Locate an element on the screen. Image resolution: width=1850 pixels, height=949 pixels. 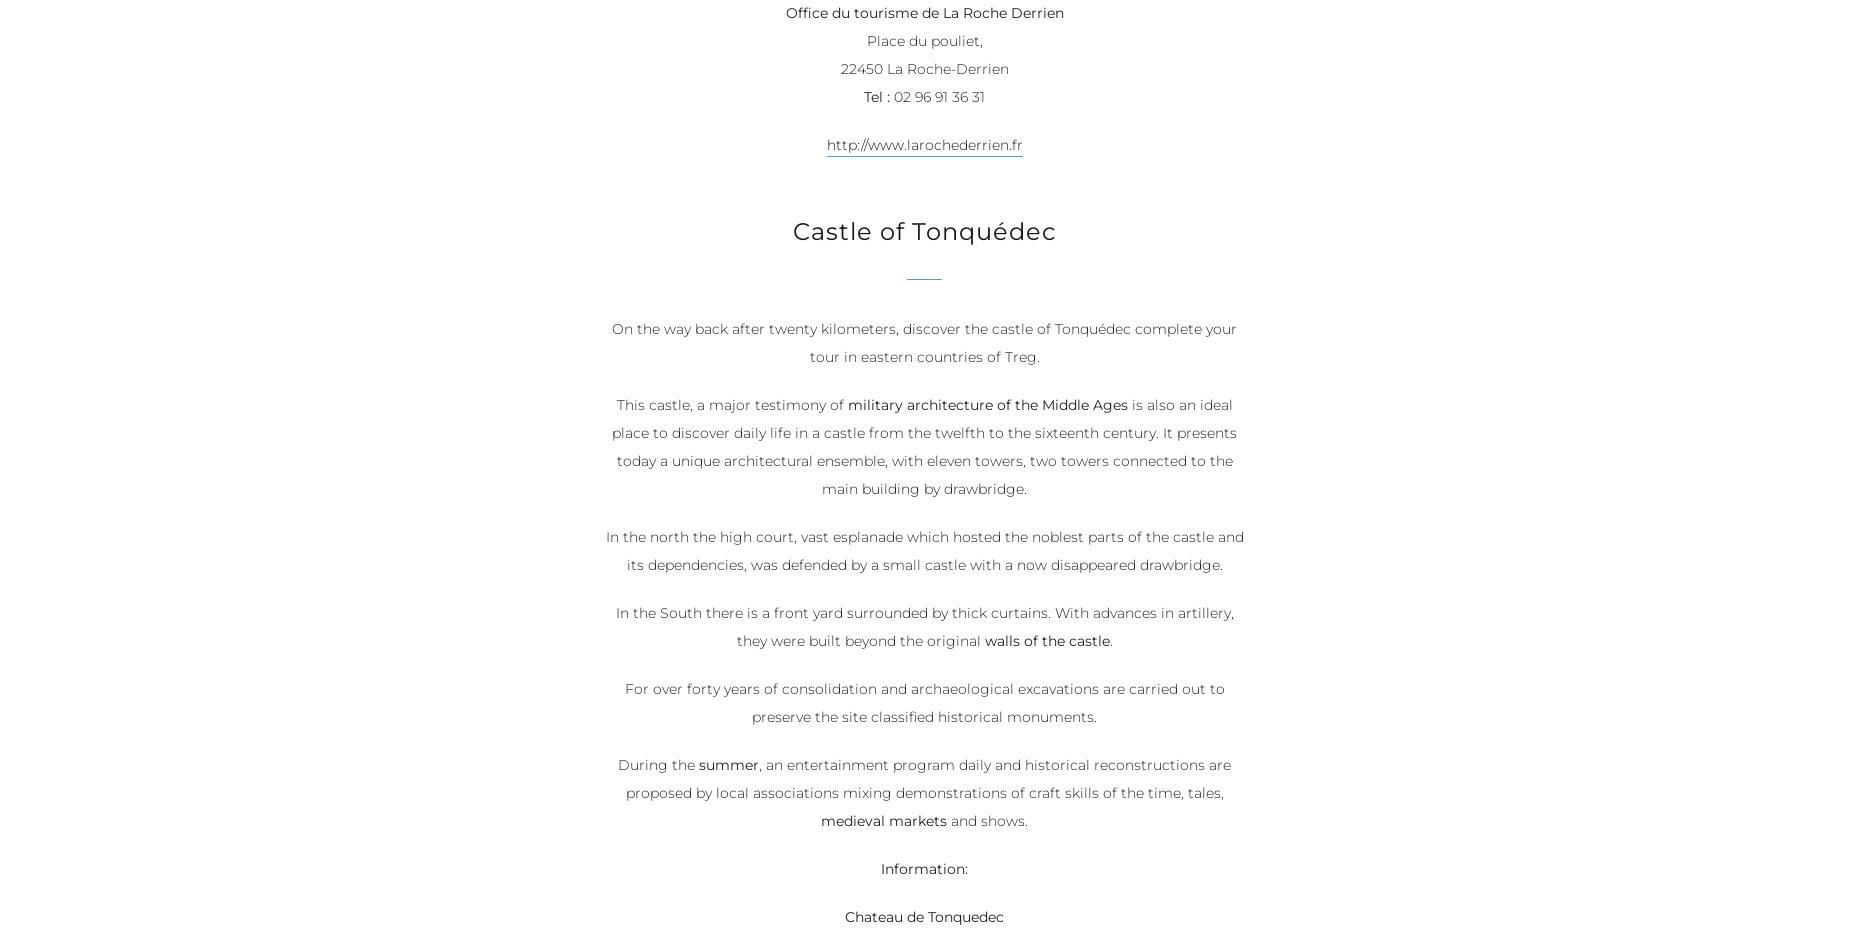
'In the South there is a front yard surrounded by thick curtains. With advances in artillery, they were built beyond the original' is located at coordinates (614, 626).